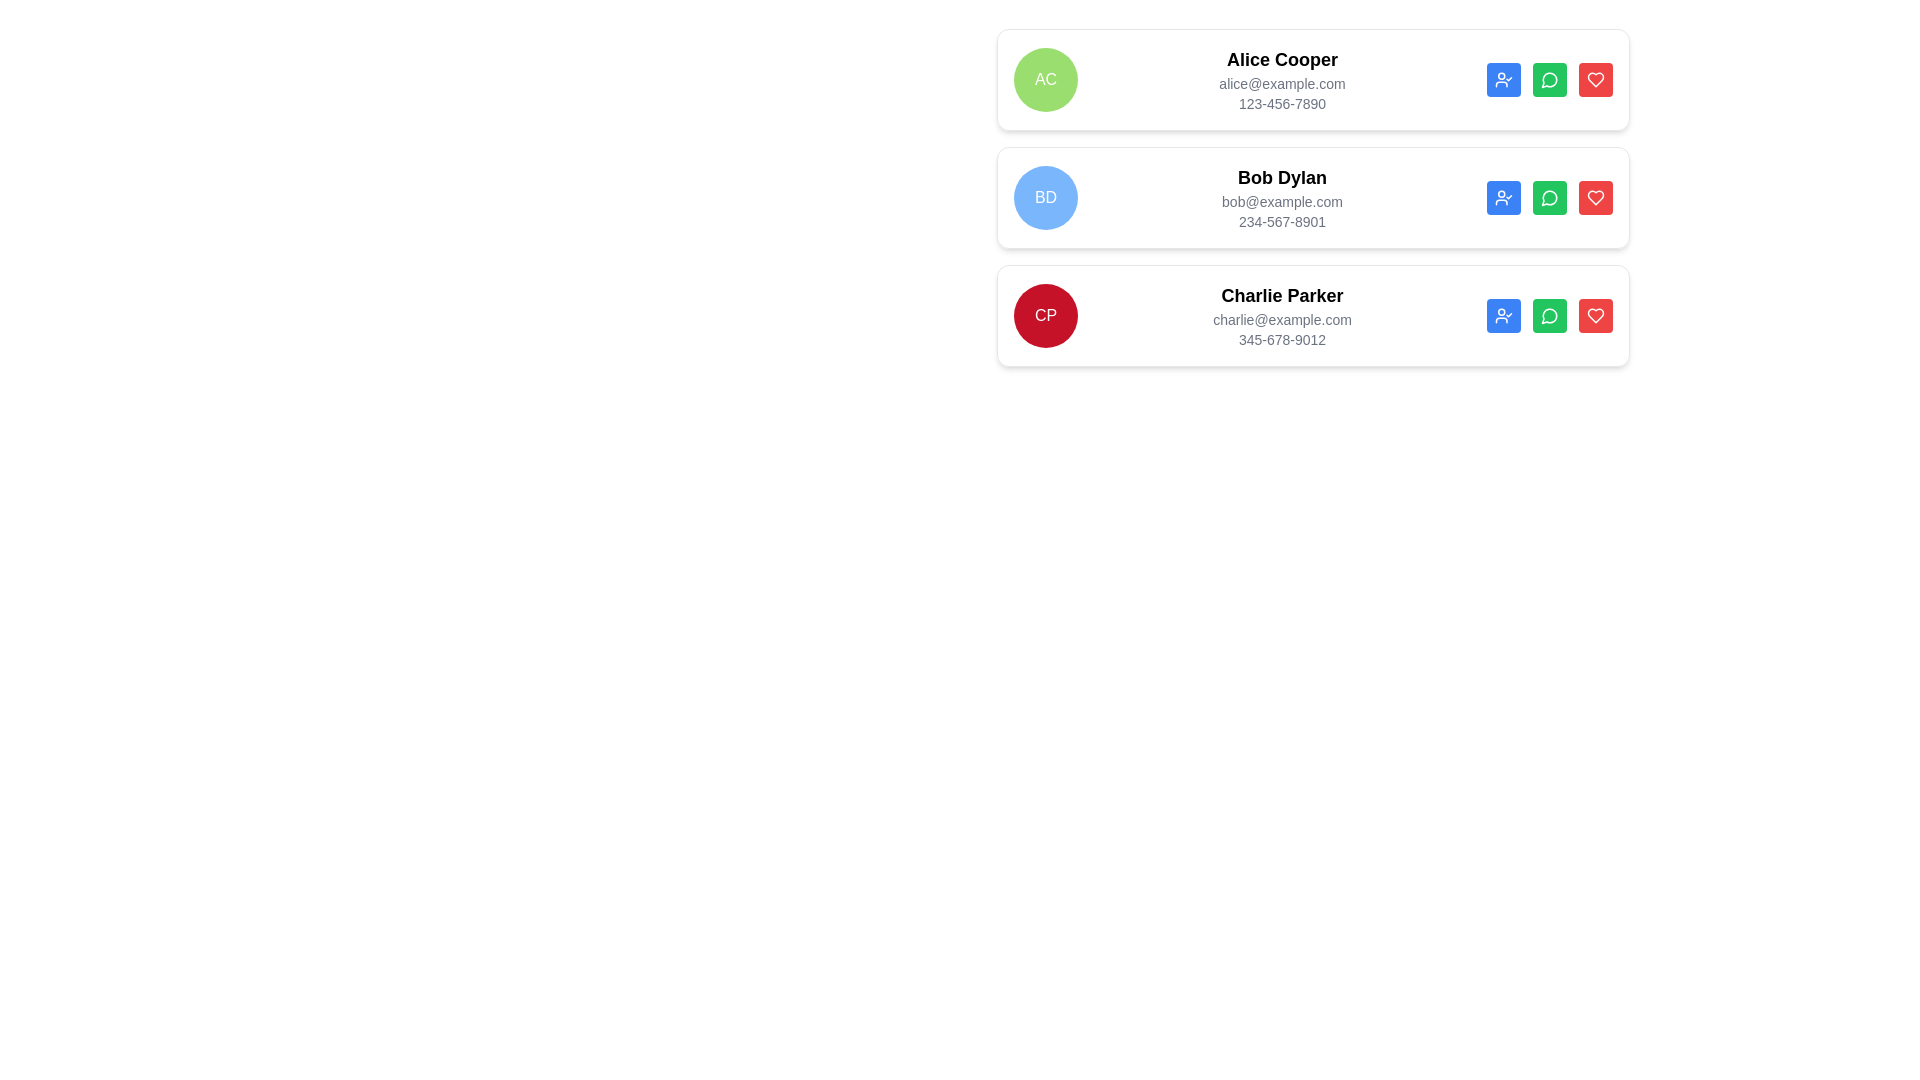 This screenshot has height=1080, width=1920. Describe the element at coordinates (1549, 315) in the screenshot. I see `the green button with rounded edges and a white speech bubble icon located at the bottom of the contact information cards for 'Charlie Parker'` at that location.